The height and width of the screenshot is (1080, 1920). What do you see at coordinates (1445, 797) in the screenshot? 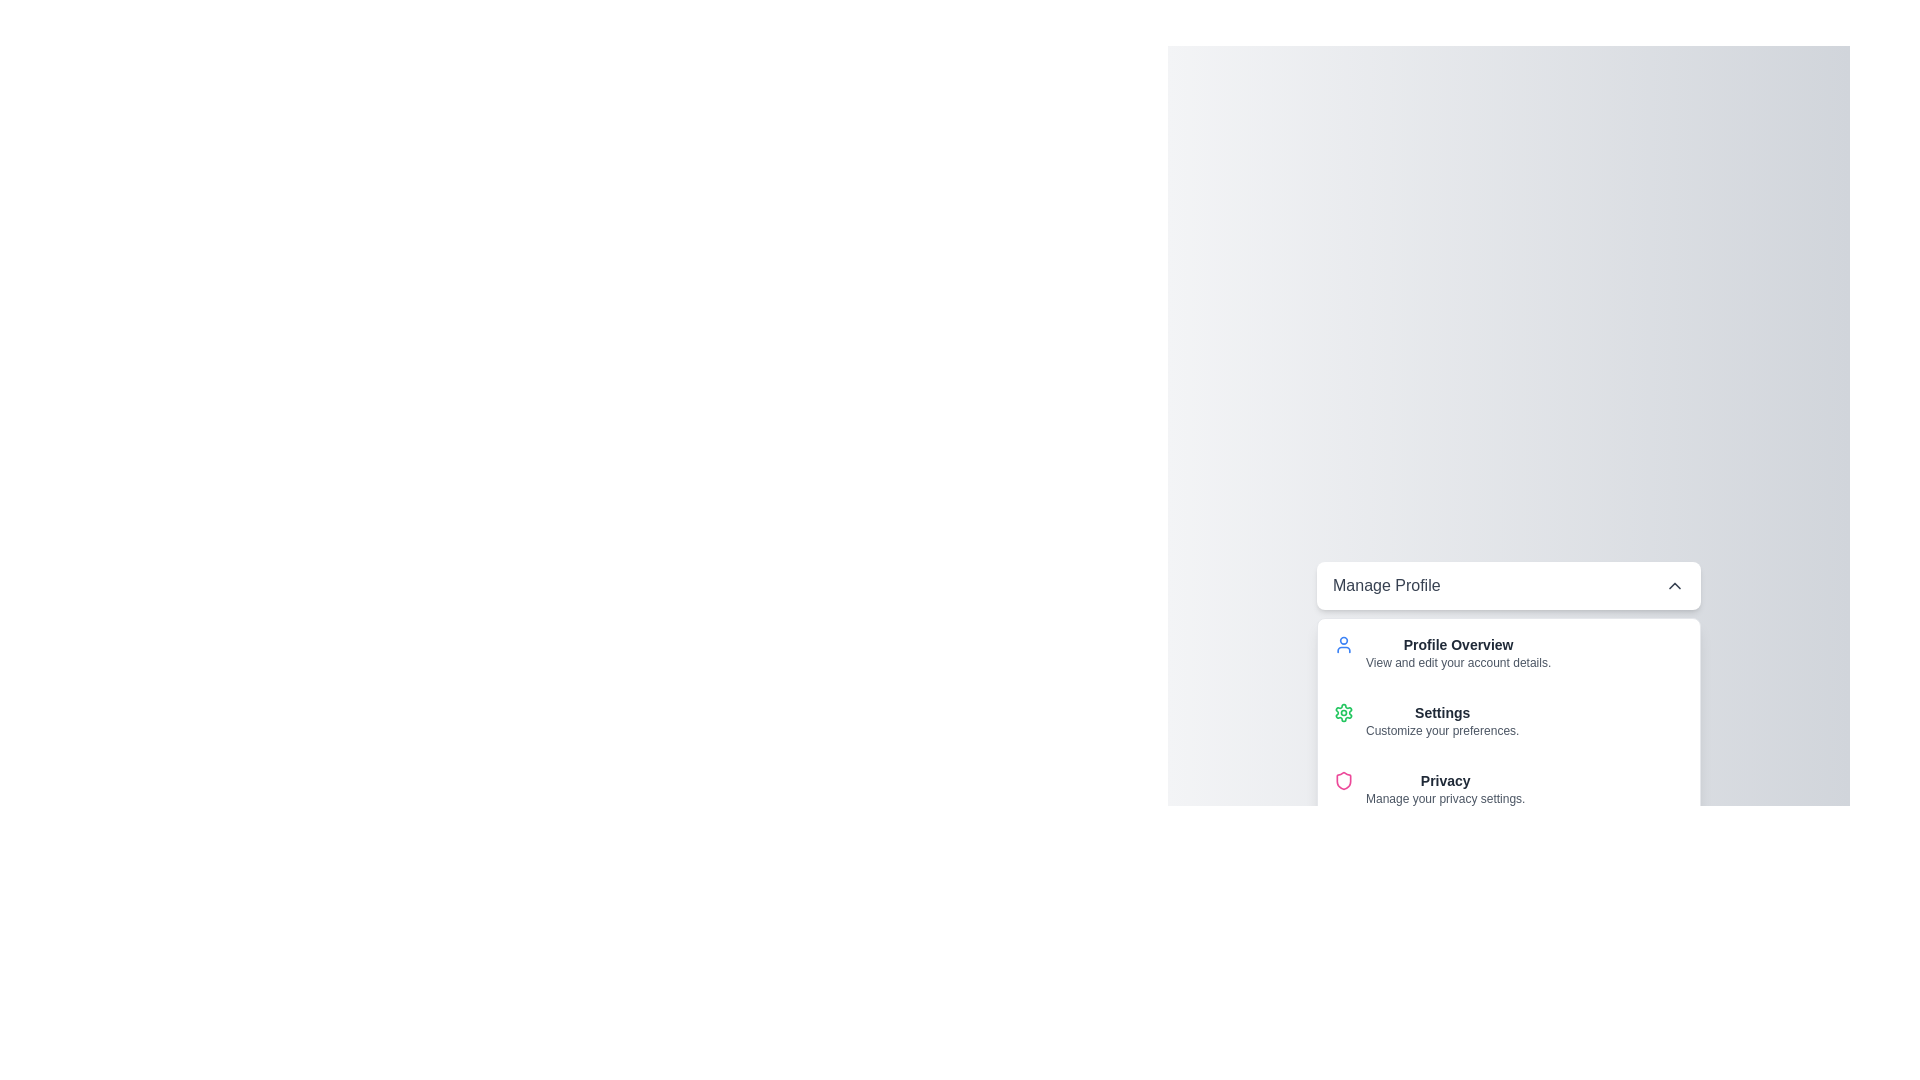
I see `the descriptive text label under the 'Privacy' section that explains user privacy settings, located within the dropdown menu under 'Manage Profile'` at bounding box center [1445, 797].